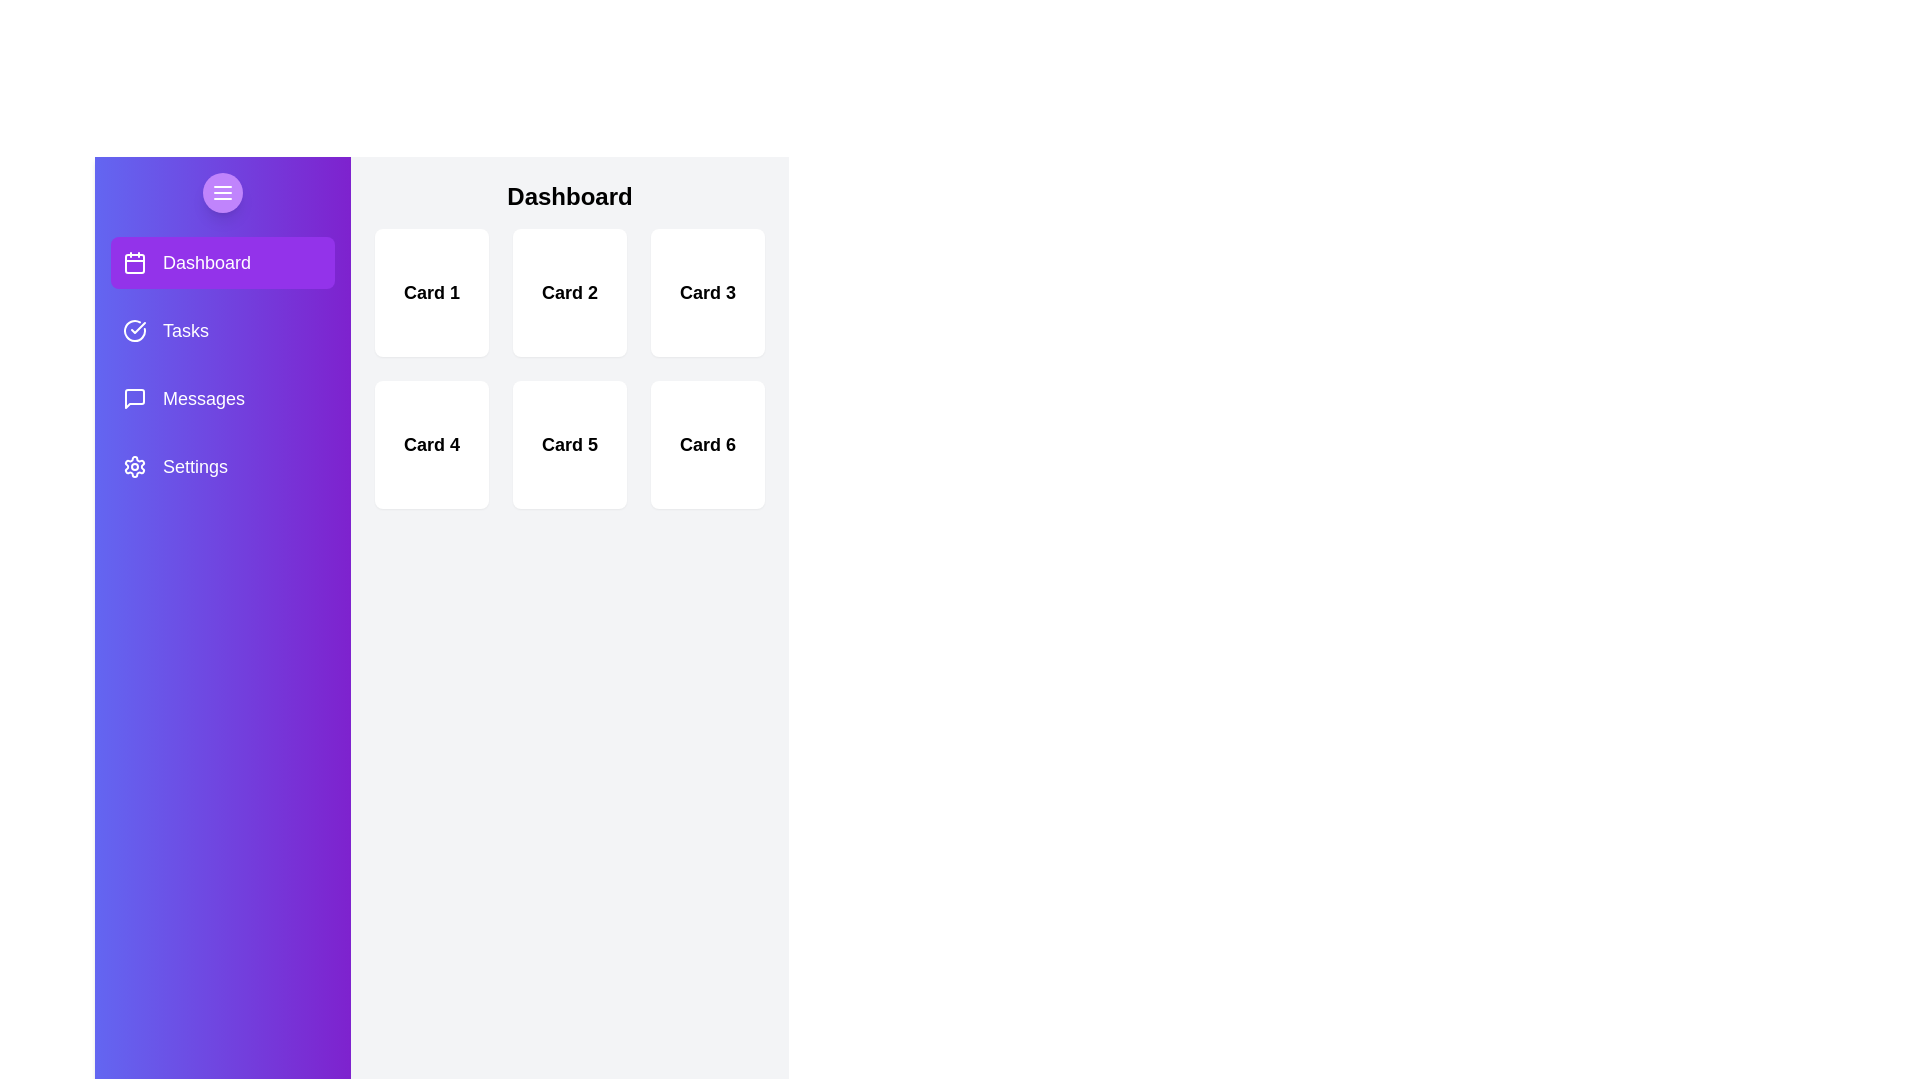 The width and height of the screenshot is (1920, 1080). I want to click on the sidebar menu section labeled Dashboard, so click(222, 261).